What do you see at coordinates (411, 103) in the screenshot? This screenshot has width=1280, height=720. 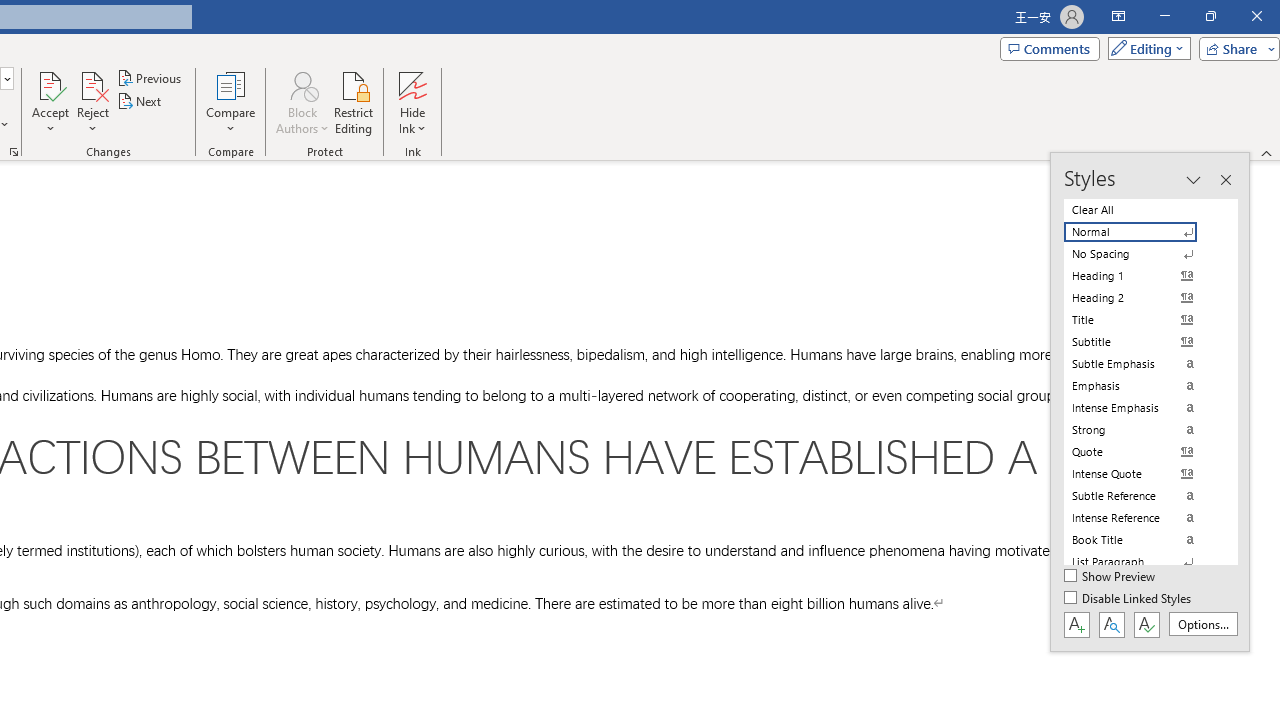 I see `'Hide Ink'` at bounding box center [411, 103].